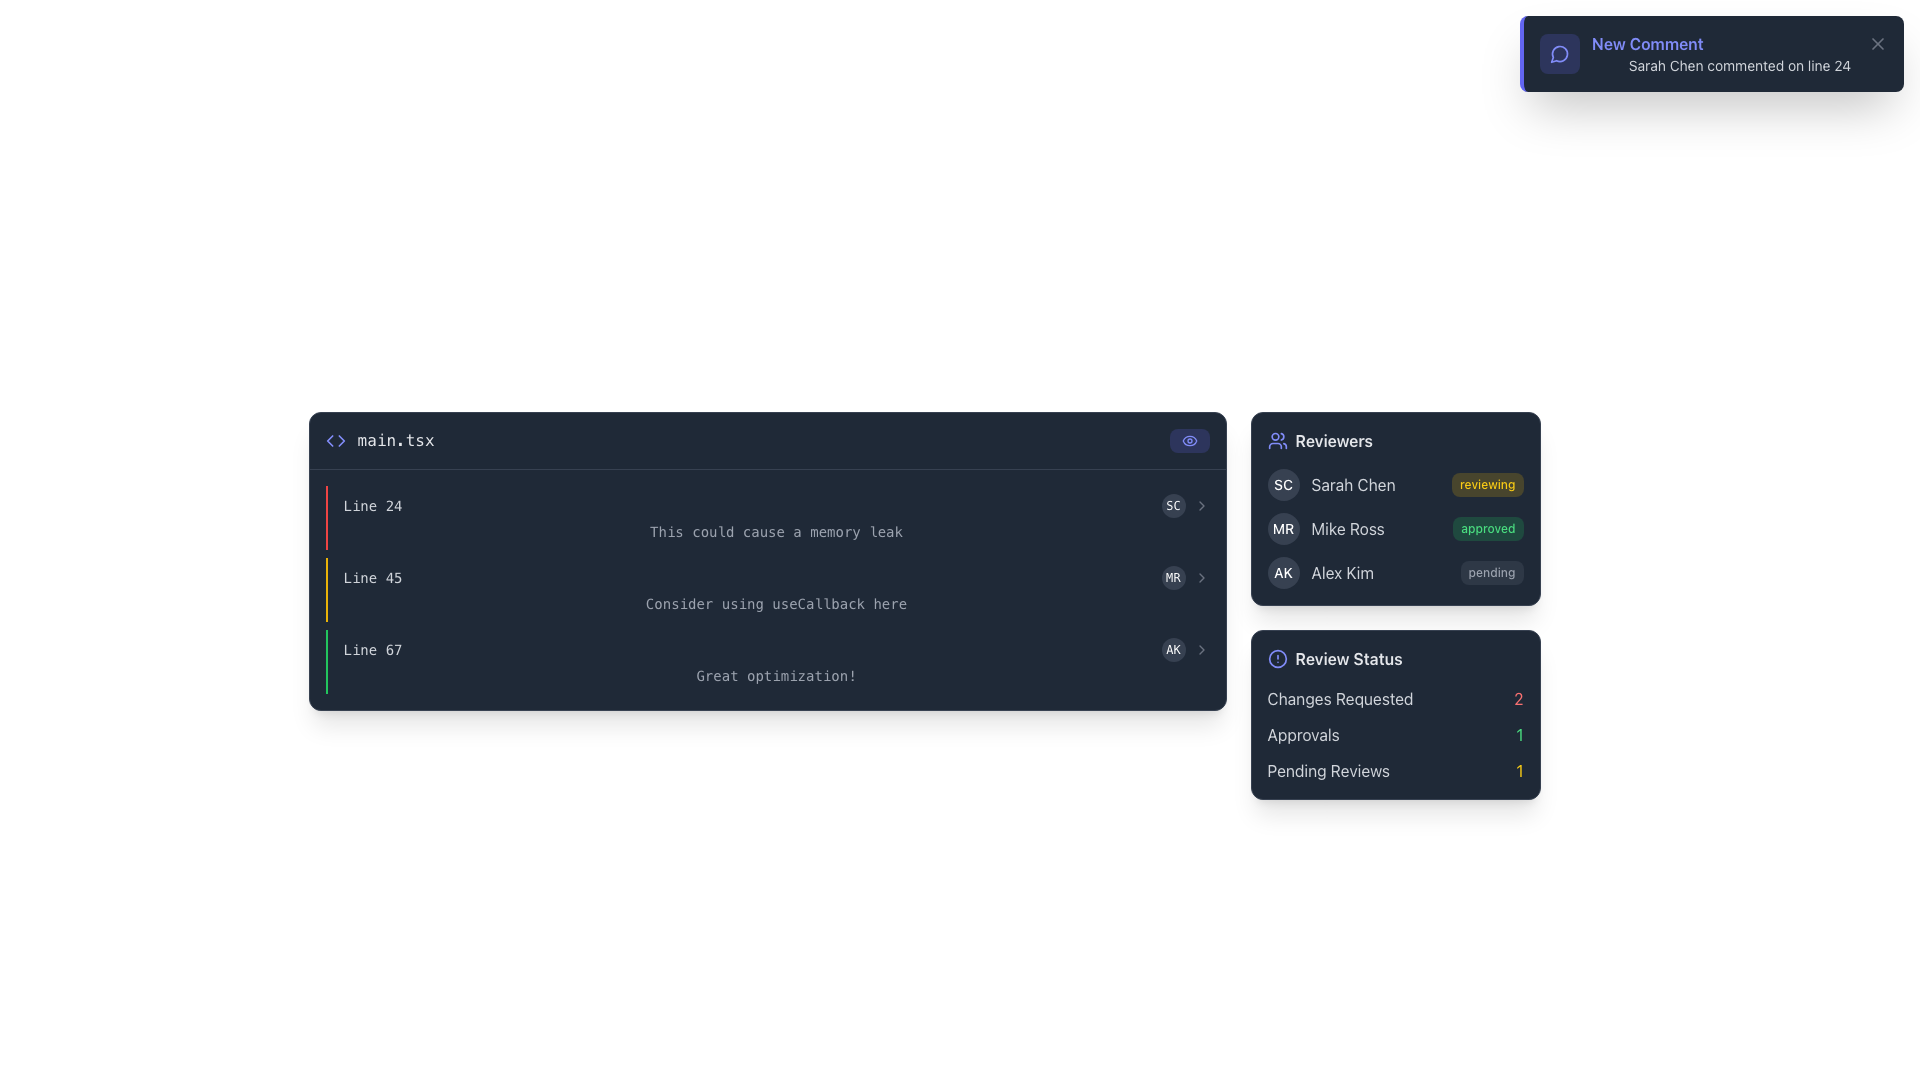 The image size is (1920, 1080). What do you see at coordinates (1487, 485) in the screenshot?
I see `the status indicator labeled 'reviewing' with yellow text, located next to 'Sarah Chen' in the 'Reviewers' section` at bounding box center [1487, 485].